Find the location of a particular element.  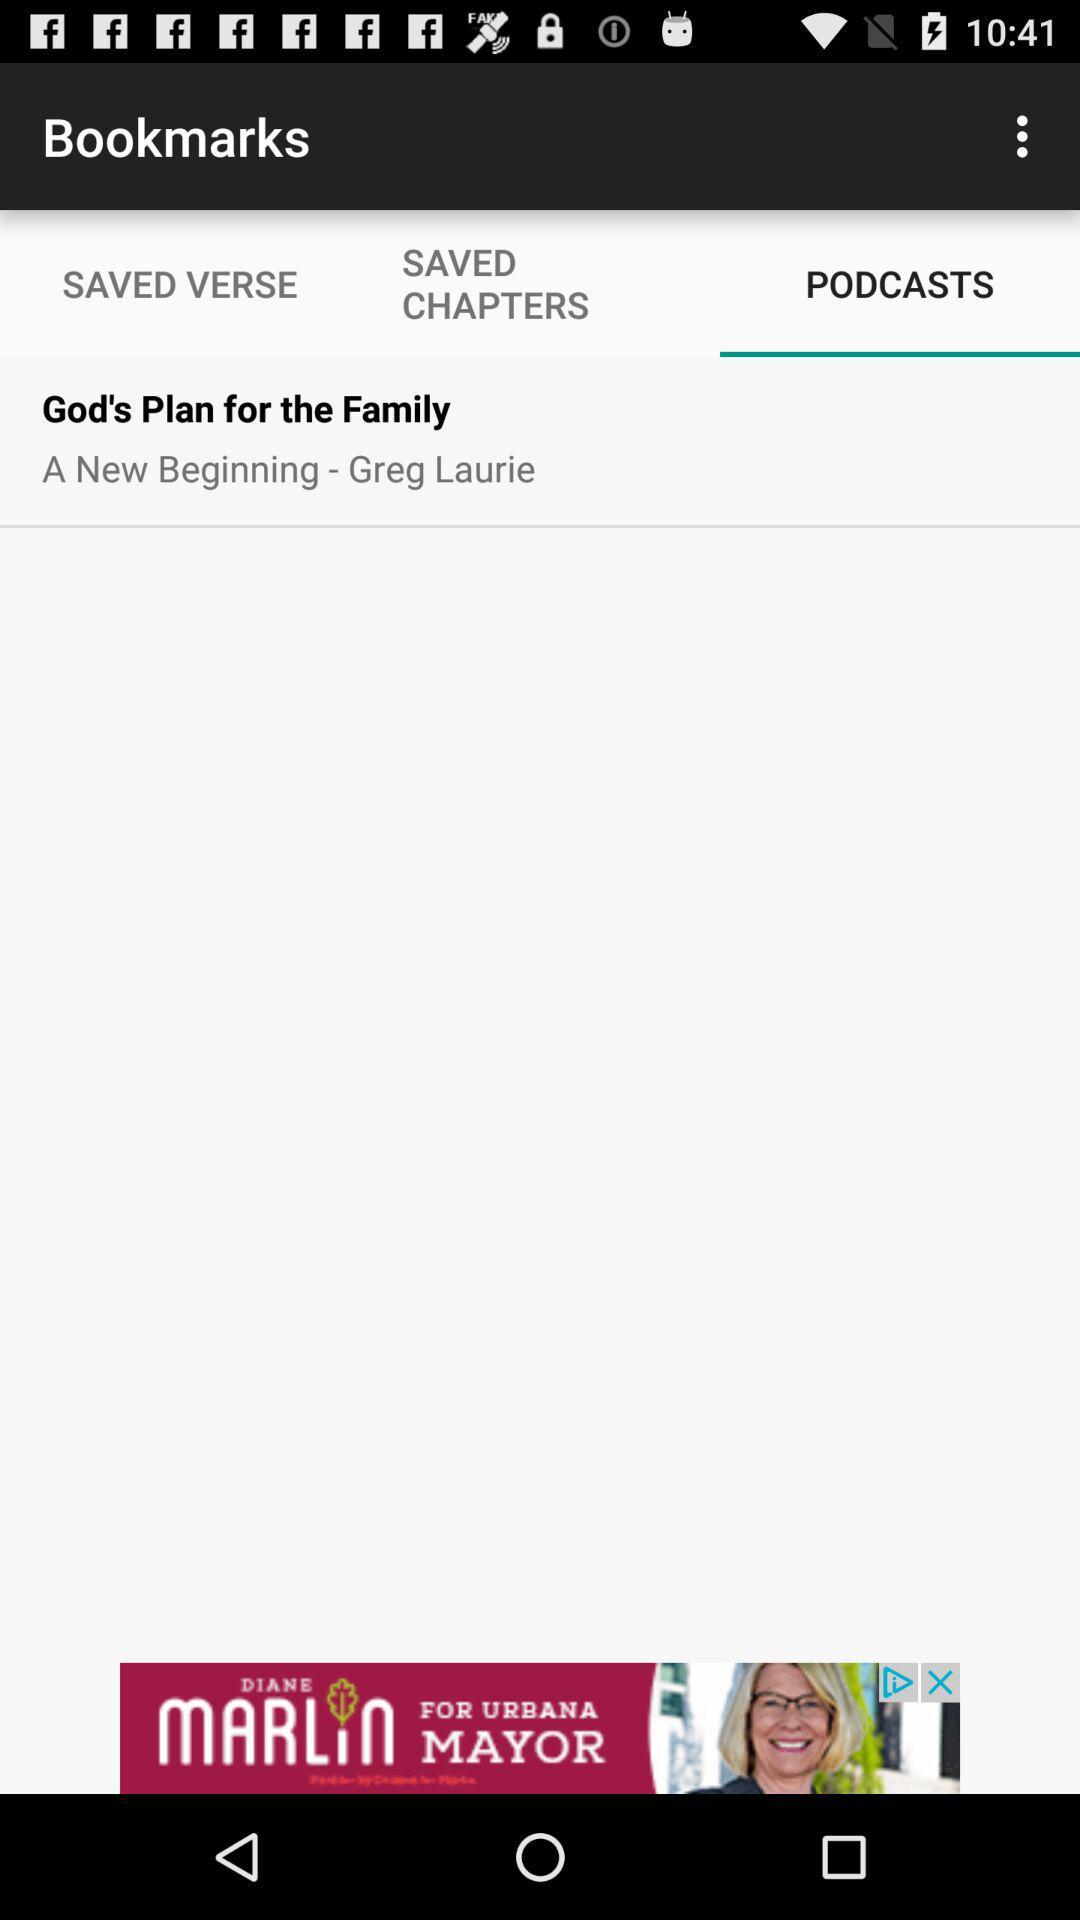

advertisement is located at coordinates (540, 1727).